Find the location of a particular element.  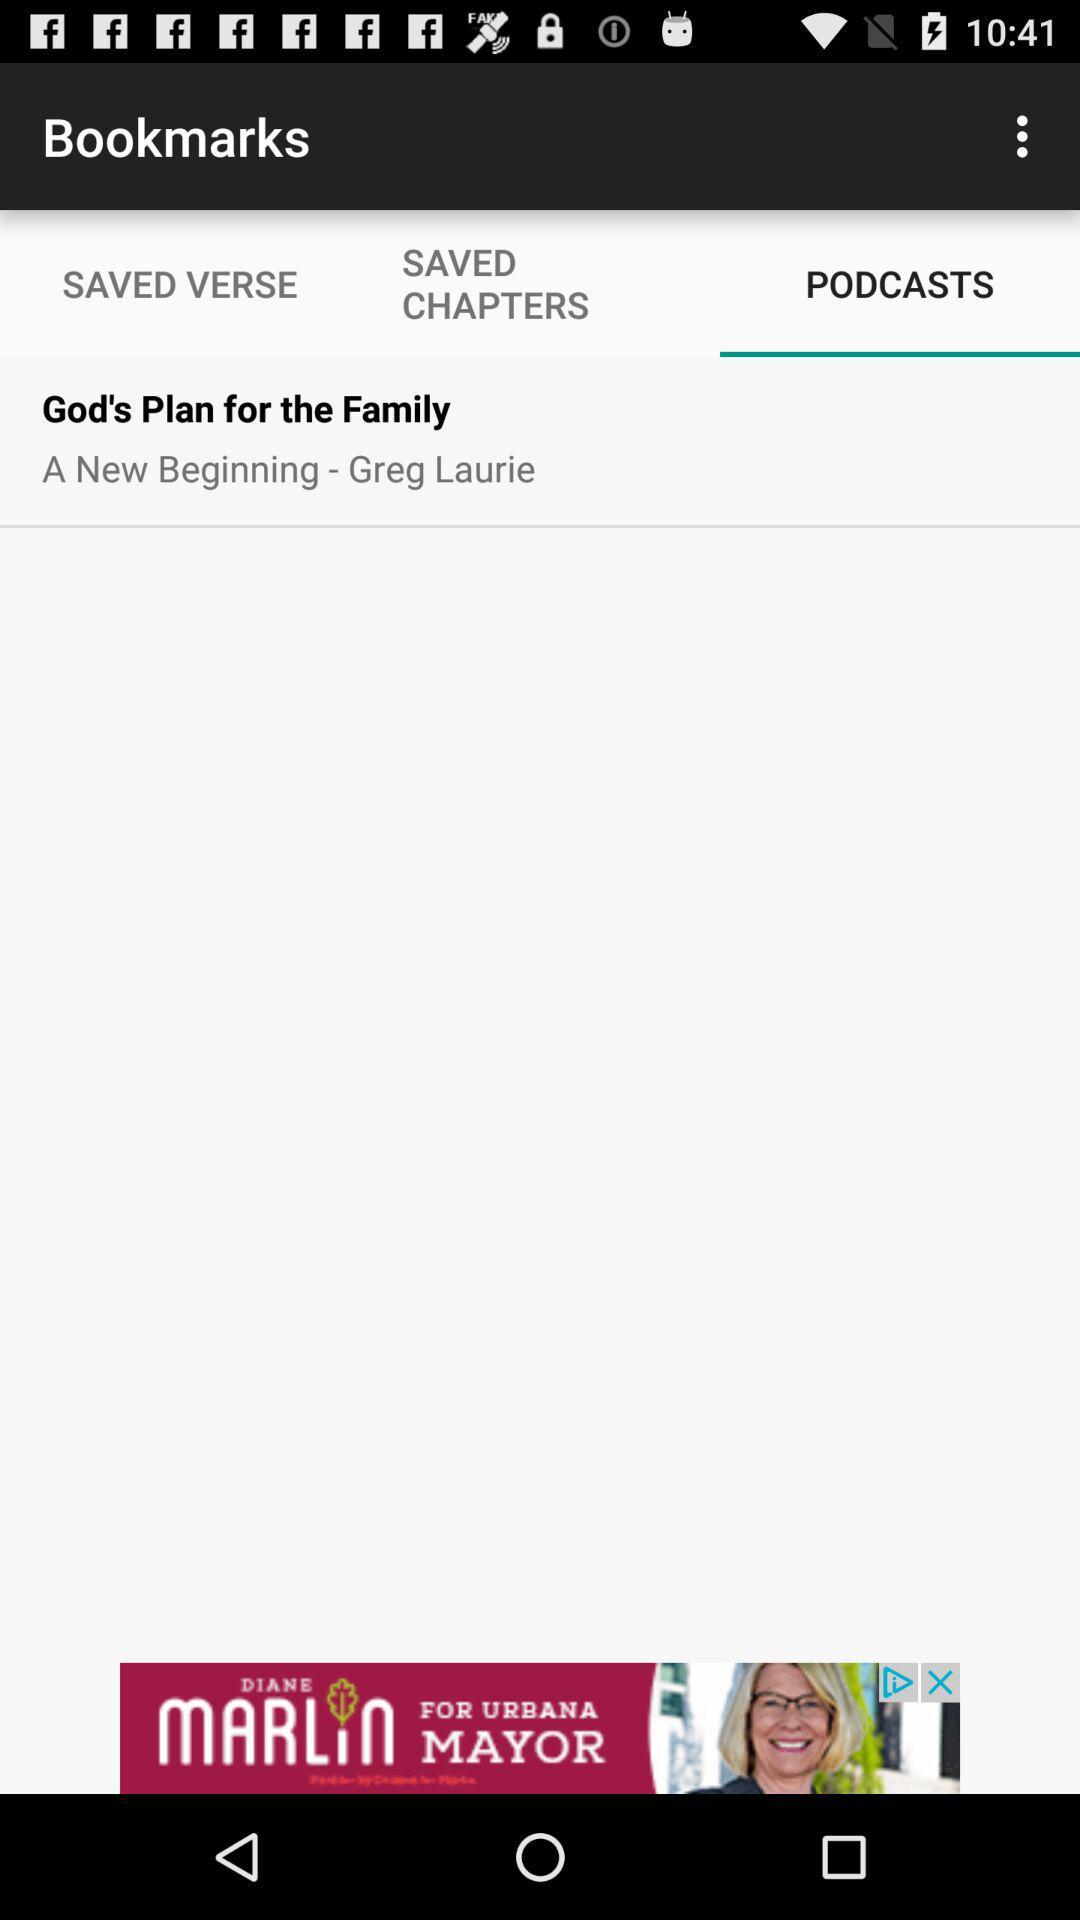

advertisement is located at coordinates (540, 1727).